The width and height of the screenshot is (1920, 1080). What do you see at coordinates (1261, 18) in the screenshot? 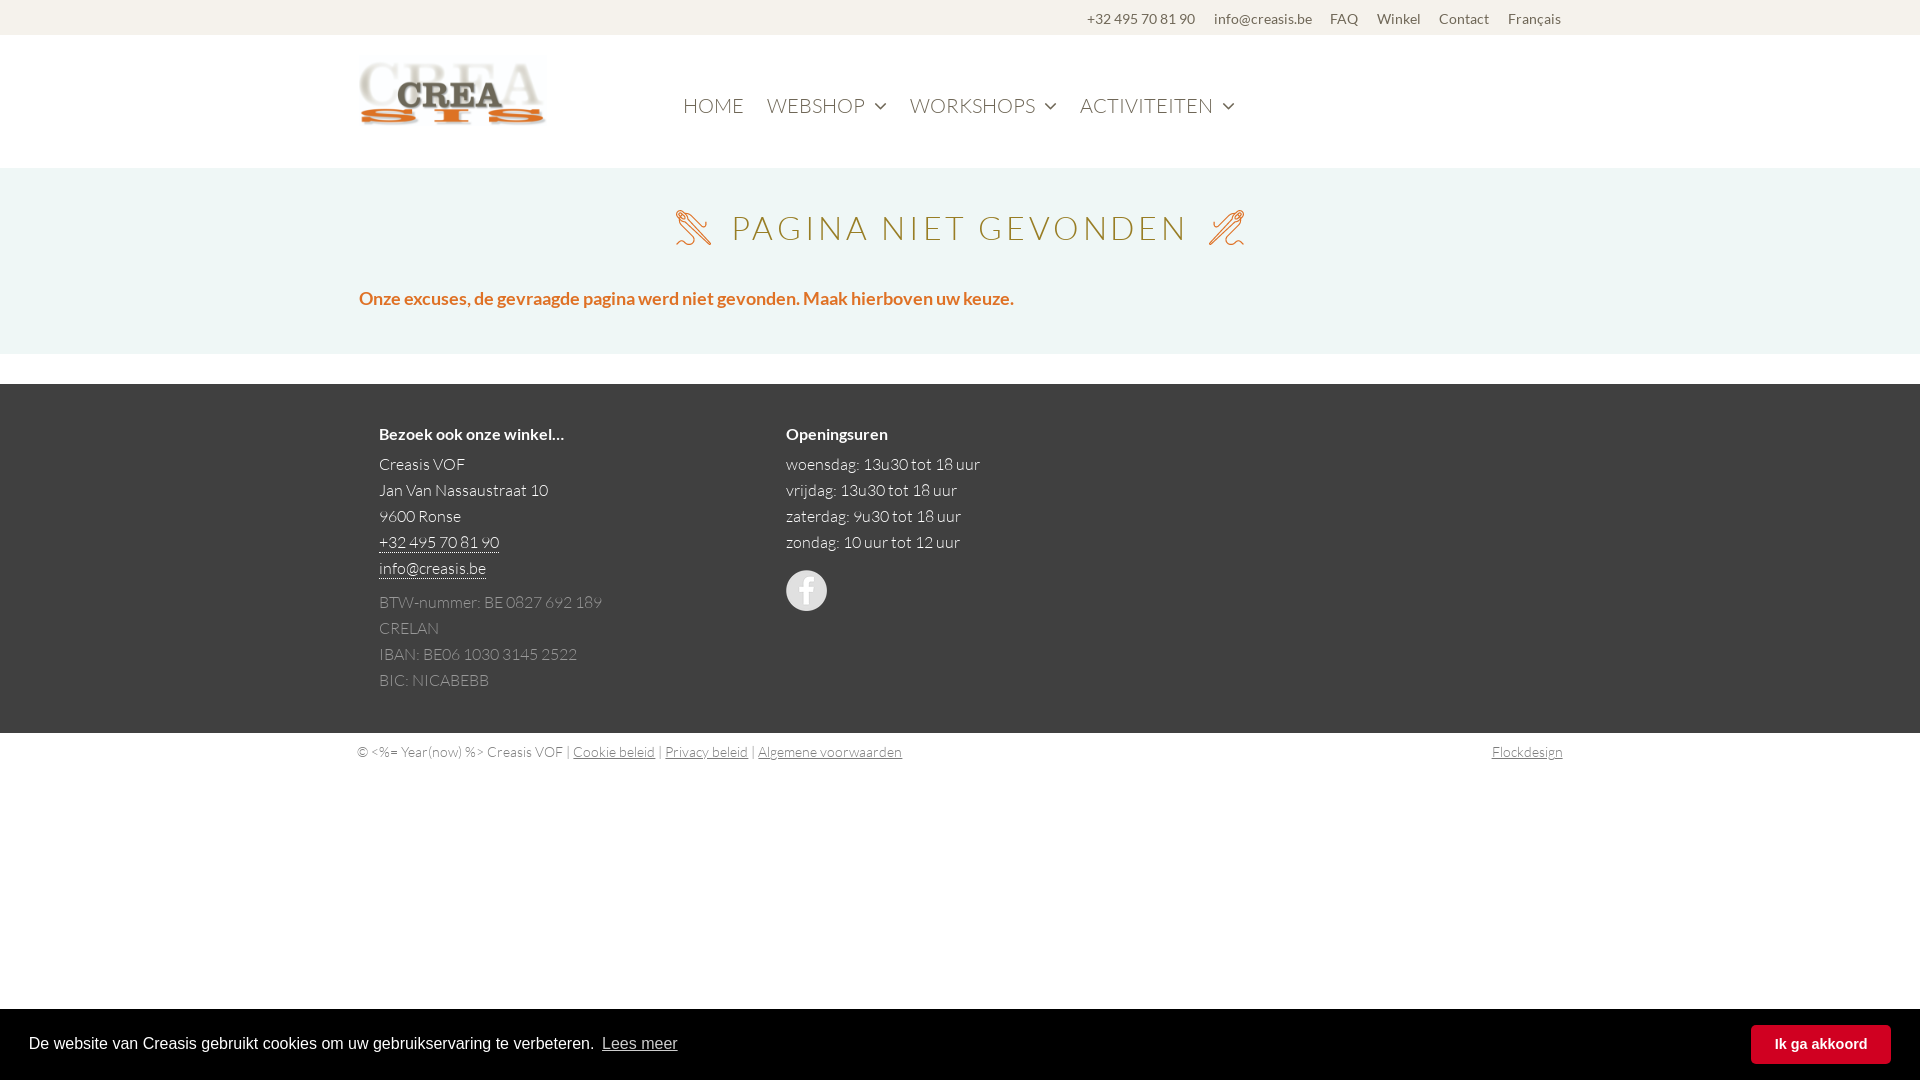
I see `'info@creasis.be'` at bounding box center [1261, 18].